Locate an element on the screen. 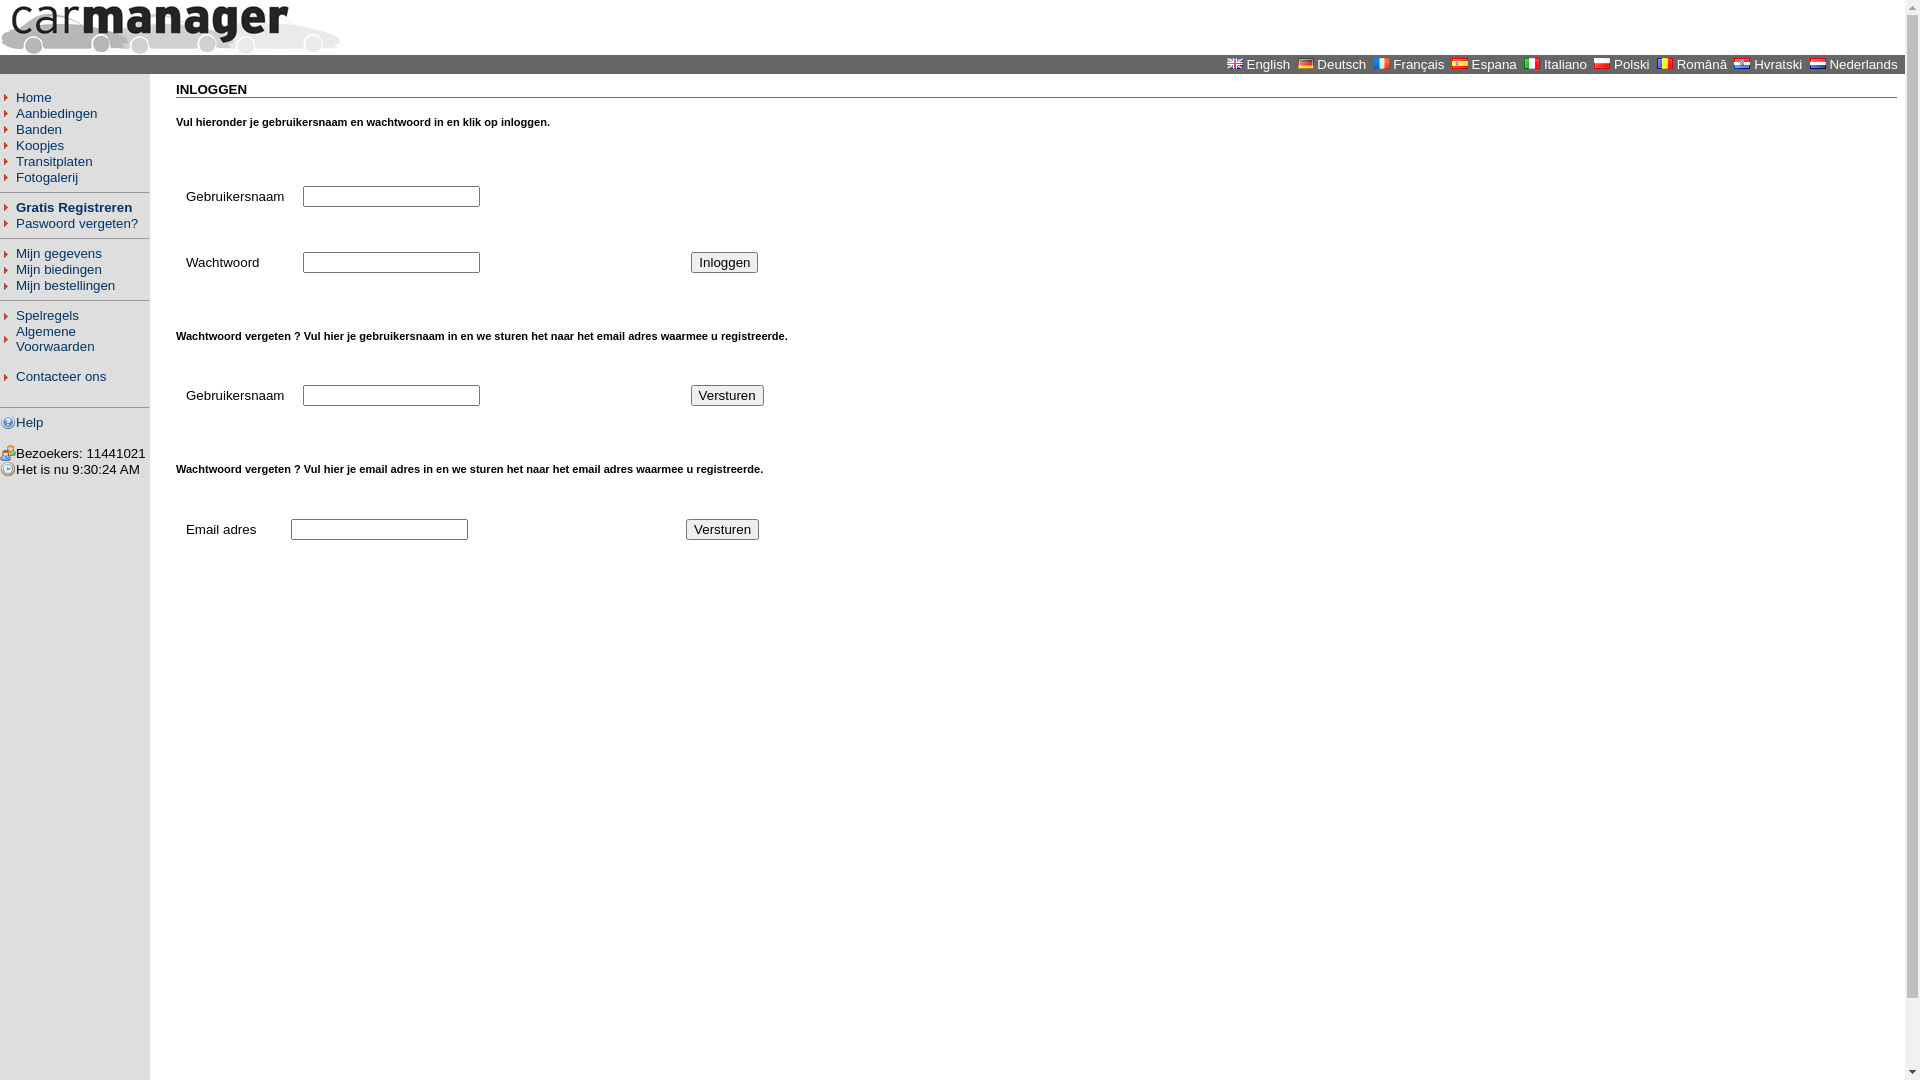  'Hvratski' is located at coordinates (1752, 63).